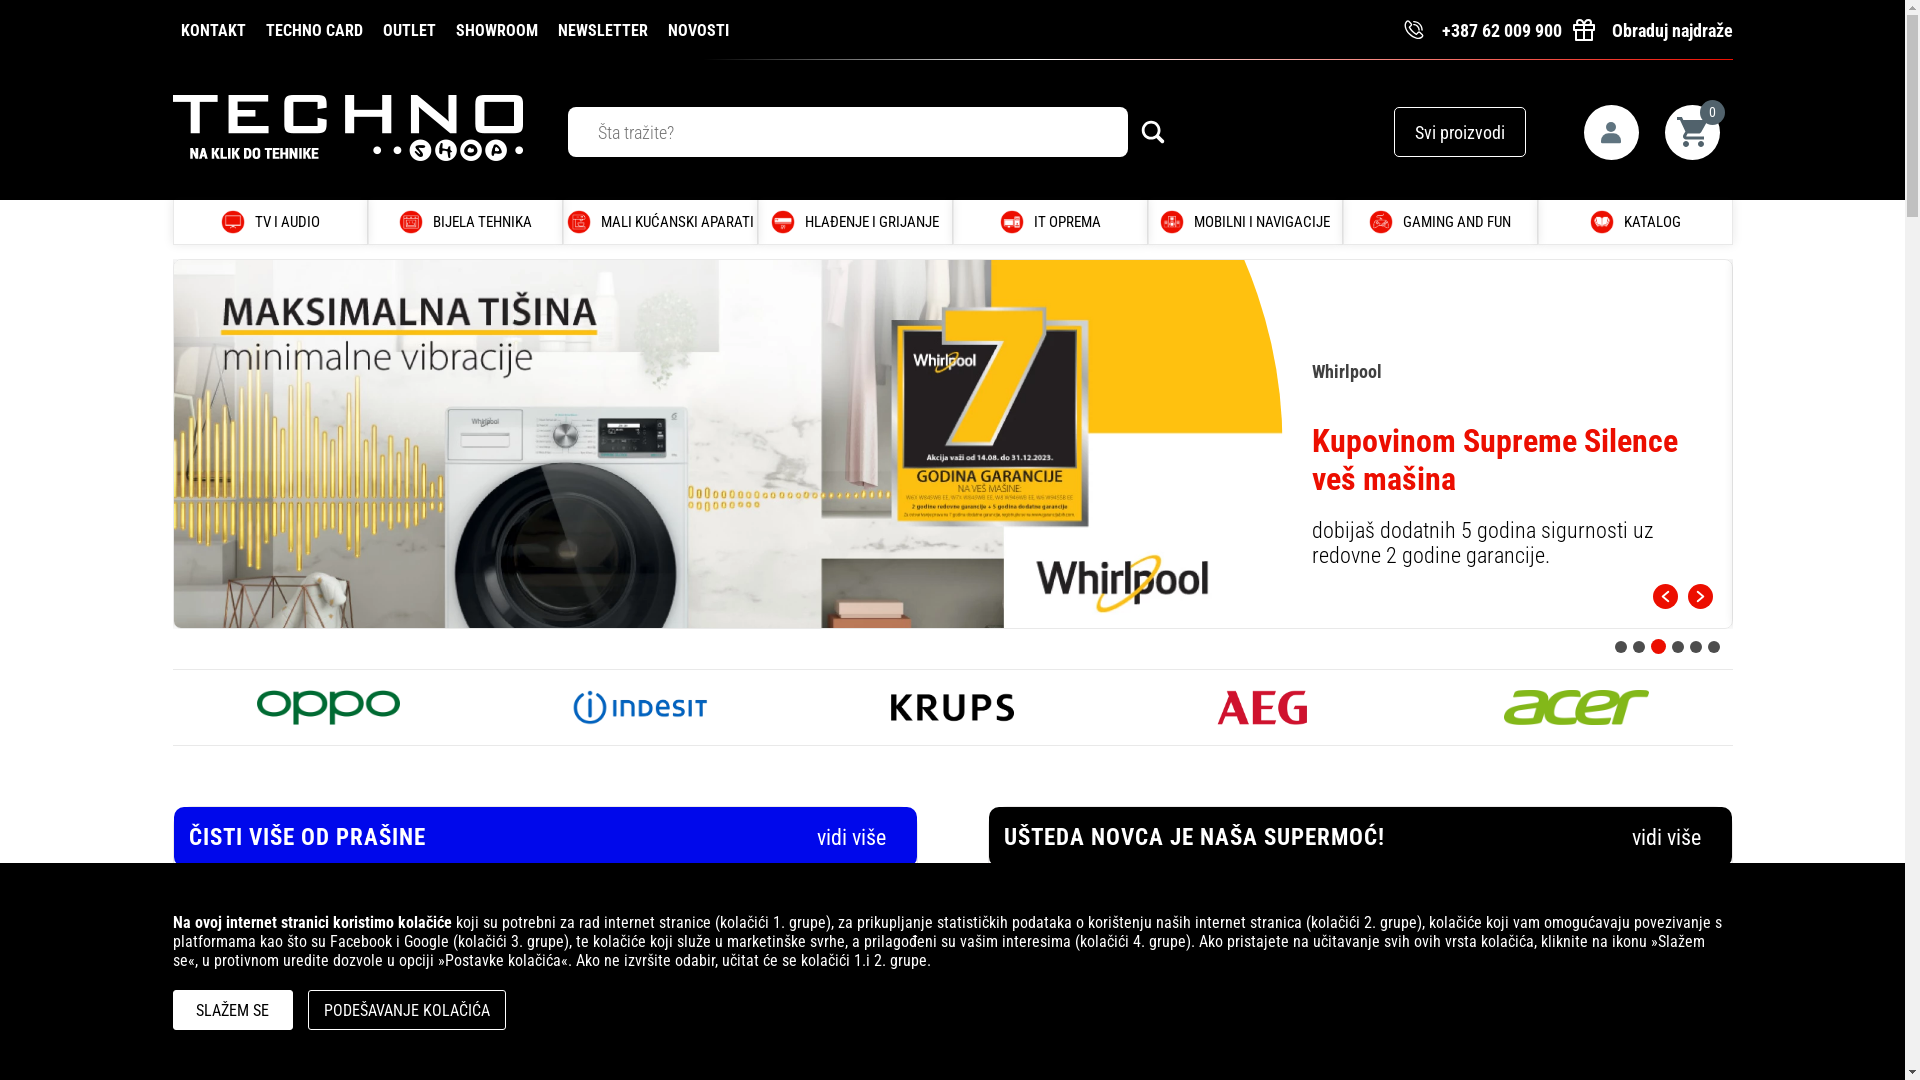 Image resolution: width=1920 pixels, height=1080 pixels. I want to click on 'TECHNO CARD', so click(313, 29).